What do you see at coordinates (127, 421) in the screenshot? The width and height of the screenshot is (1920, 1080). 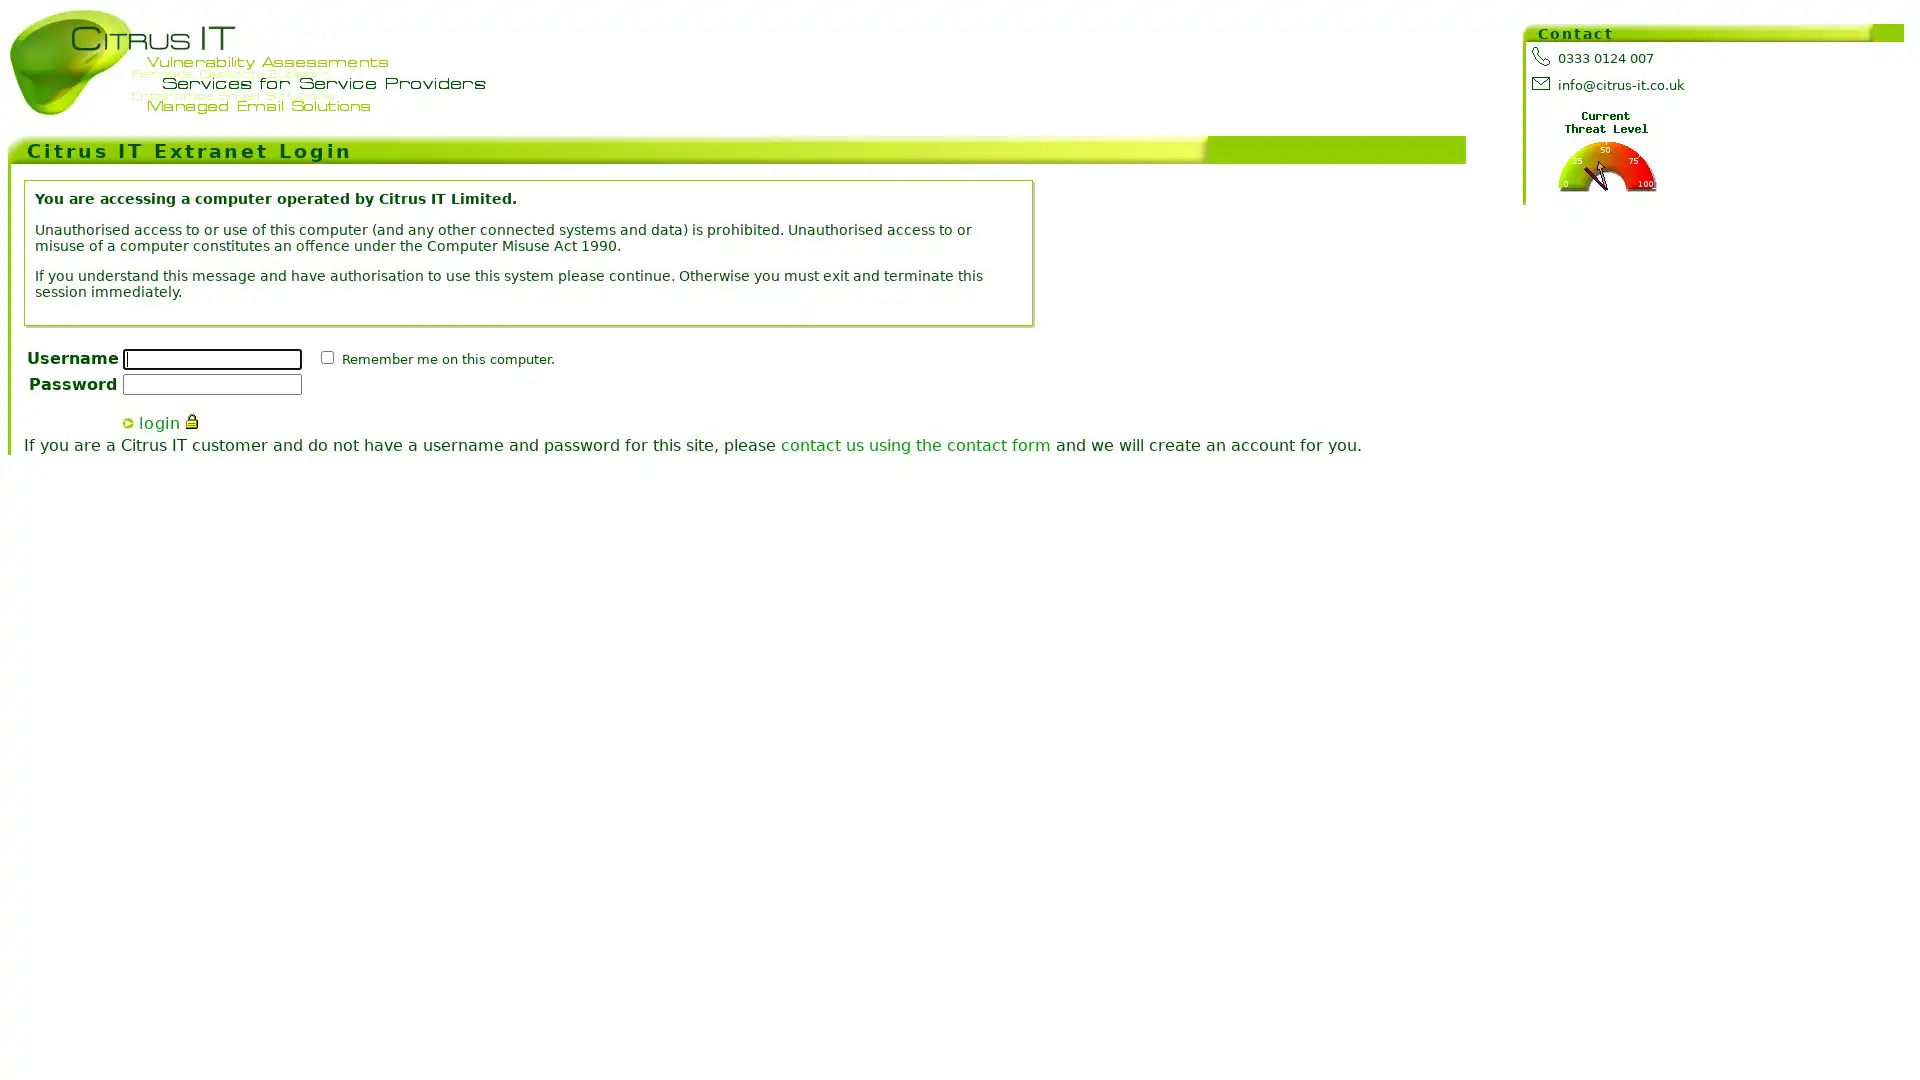 I see `>` at bounding box center [127, 421].